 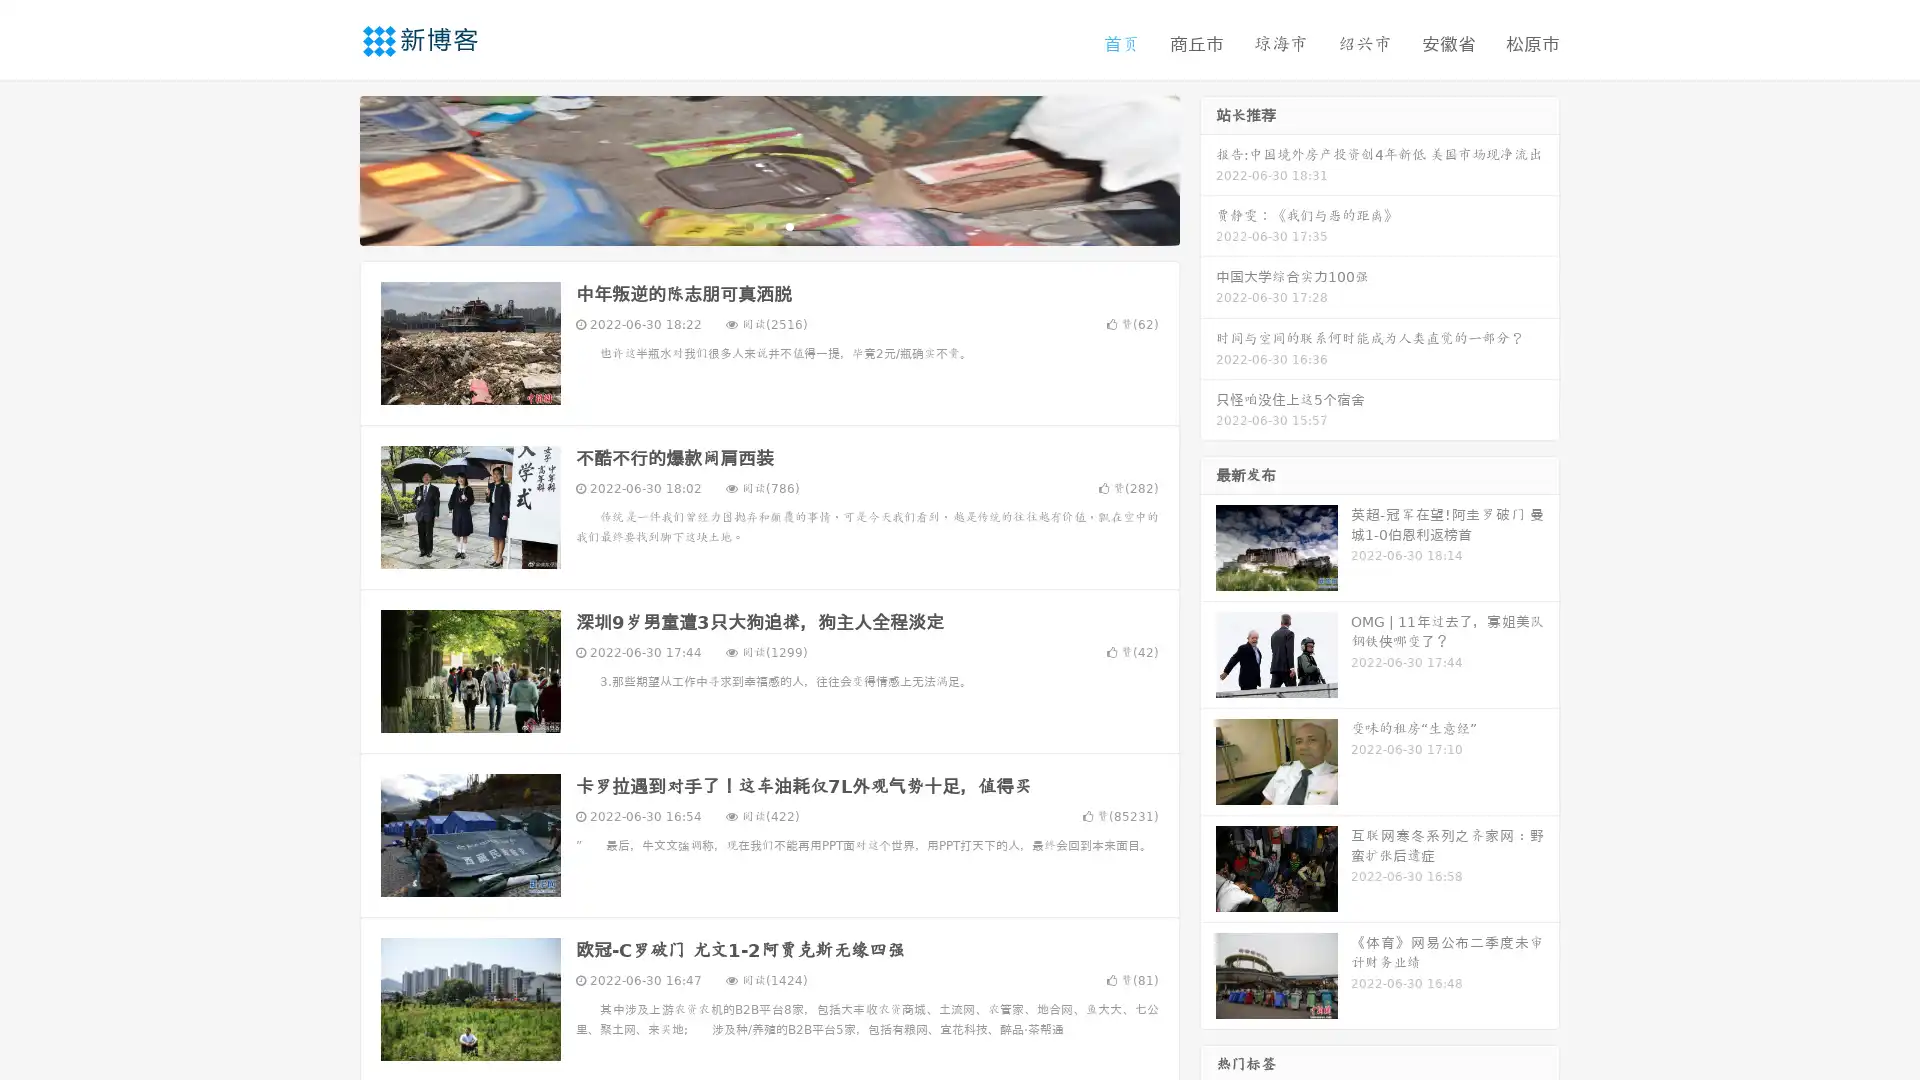 I want to click on Next slide, so click(x=1208, y=168).